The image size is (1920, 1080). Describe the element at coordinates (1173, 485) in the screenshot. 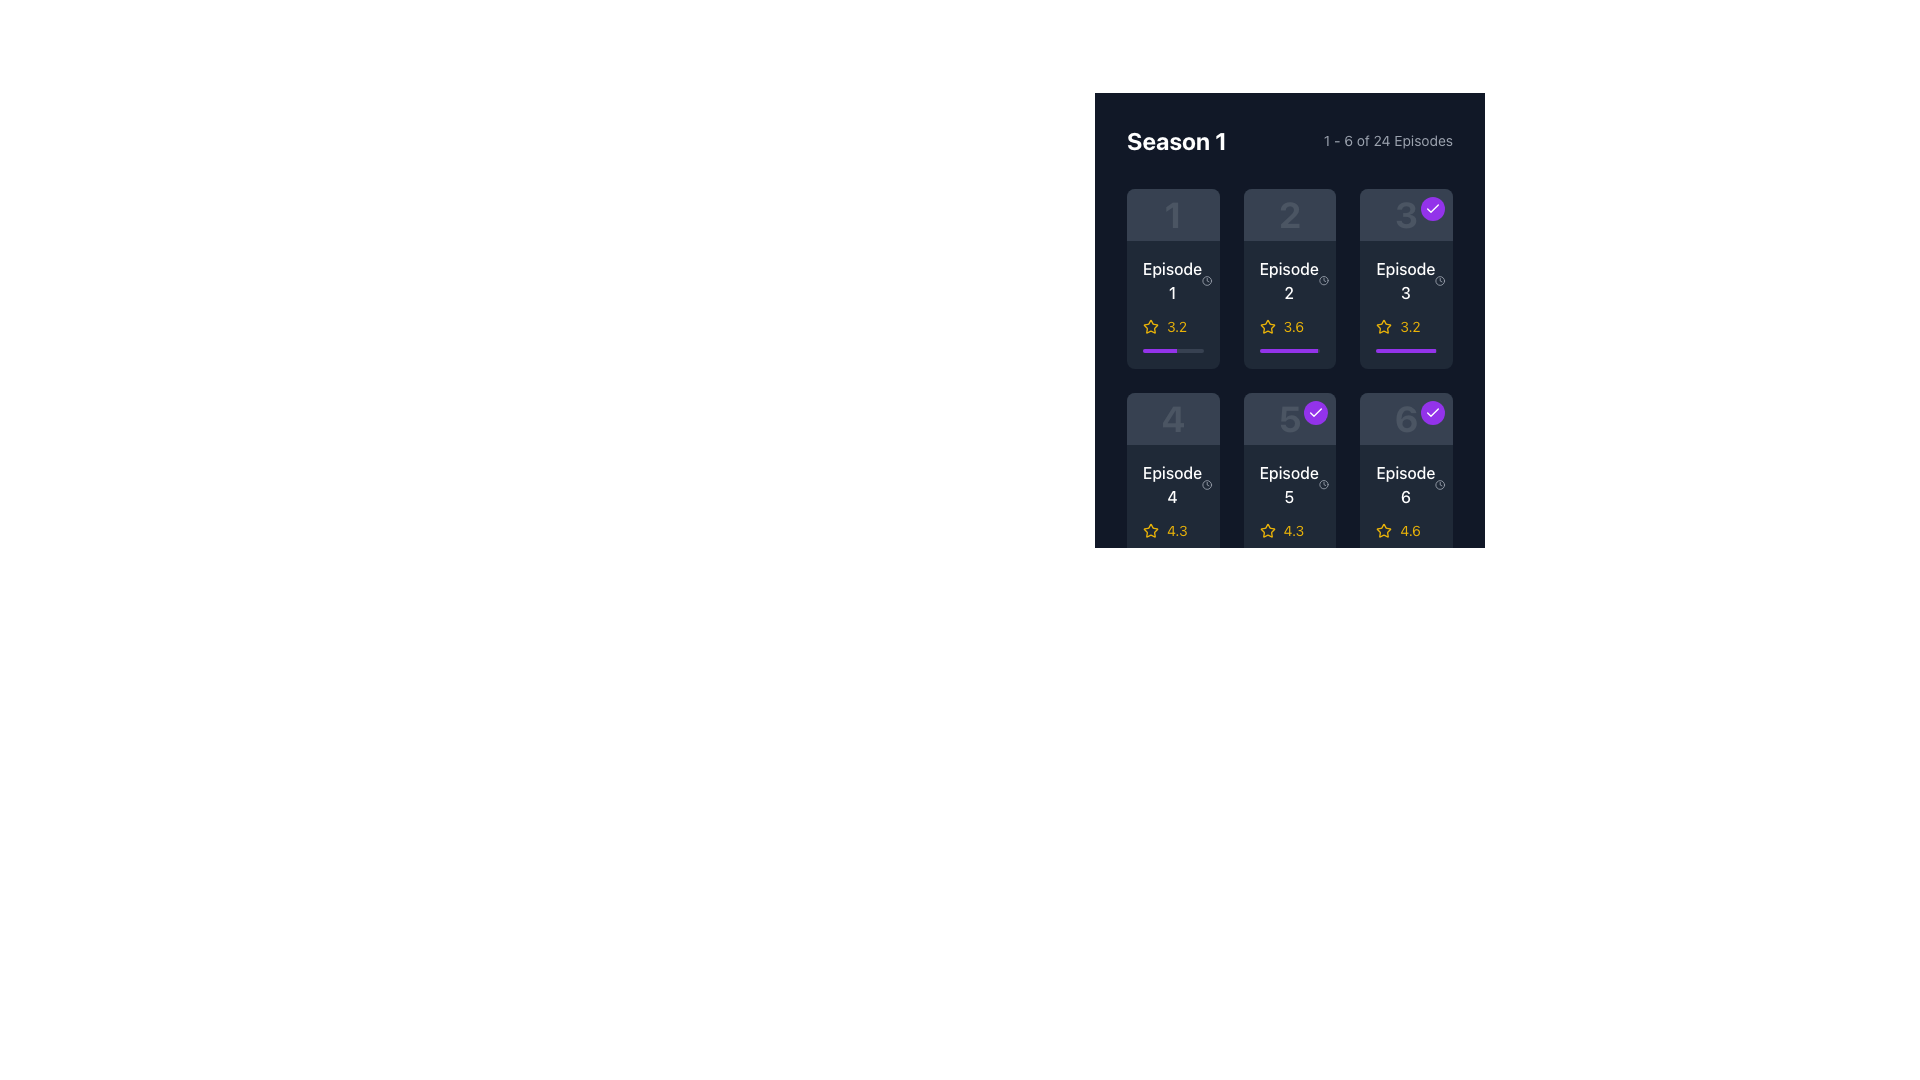

I see `the text label displaying 'Episode 4', which is styled with a bold white font against a dark background and positioned in the second row, first column of the episode grid layout` at that location.